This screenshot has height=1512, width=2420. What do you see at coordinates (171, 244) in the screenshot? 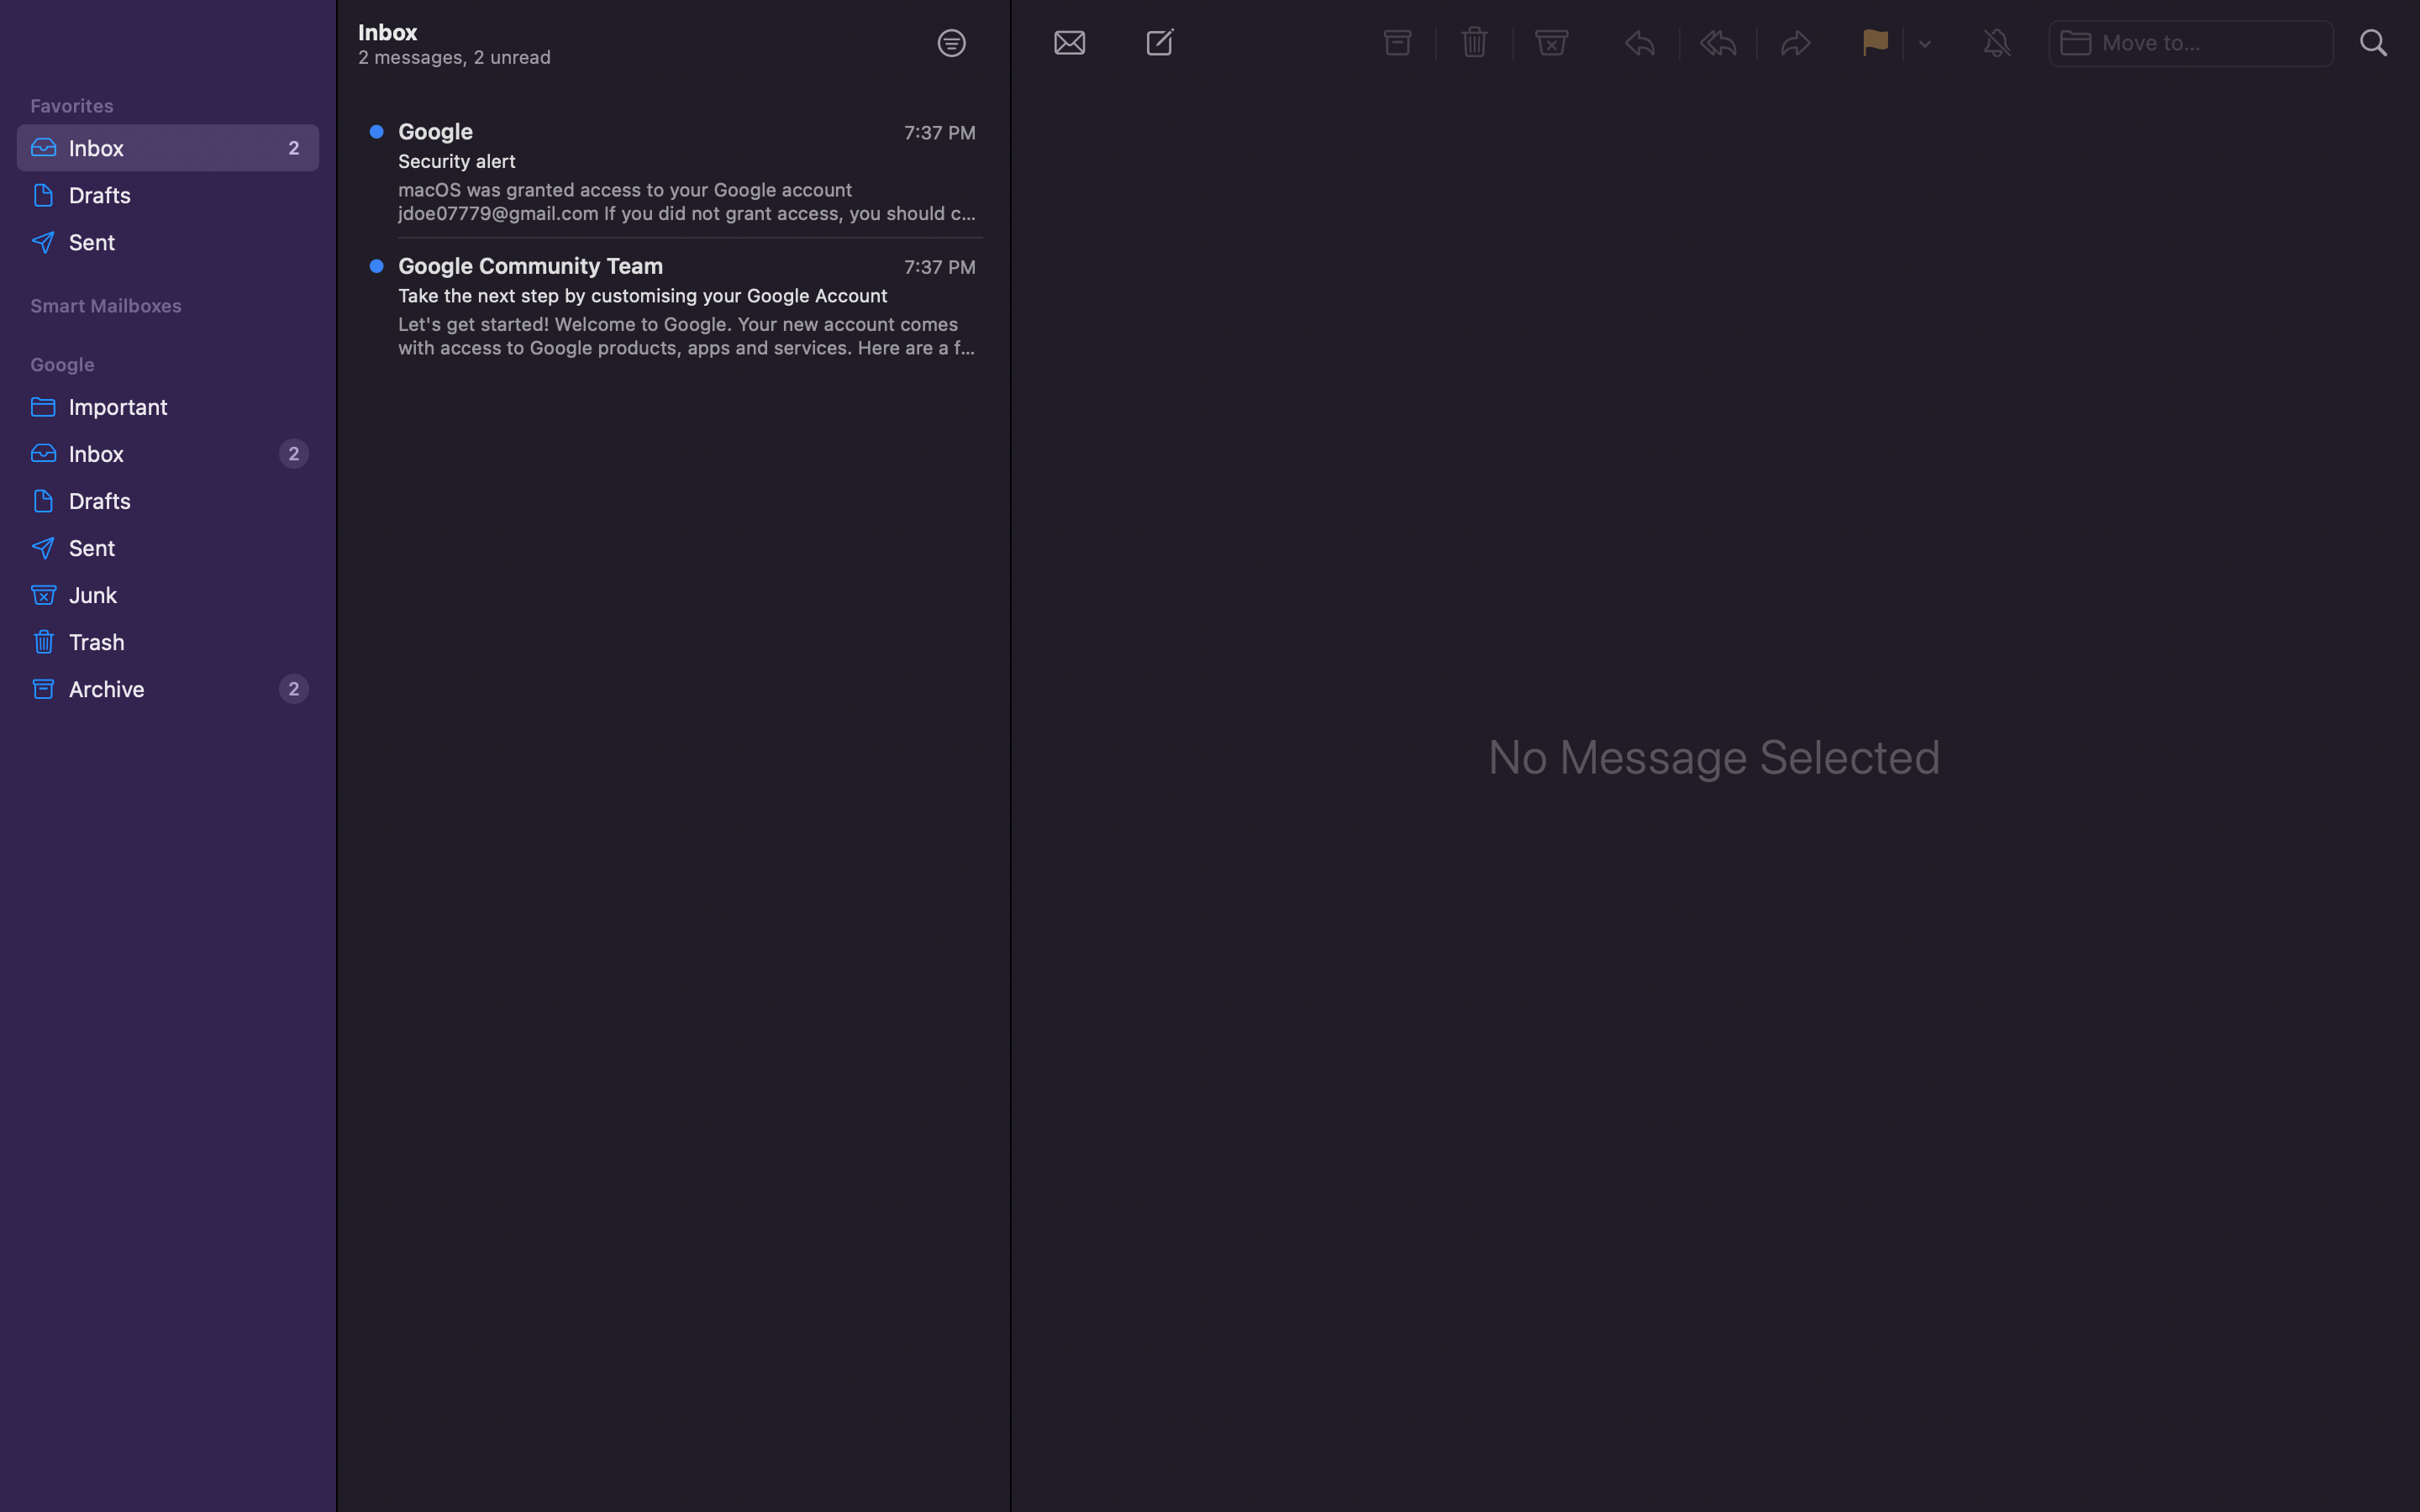
I see `to see the mails that have been sent` at bounding box center [171, 244].